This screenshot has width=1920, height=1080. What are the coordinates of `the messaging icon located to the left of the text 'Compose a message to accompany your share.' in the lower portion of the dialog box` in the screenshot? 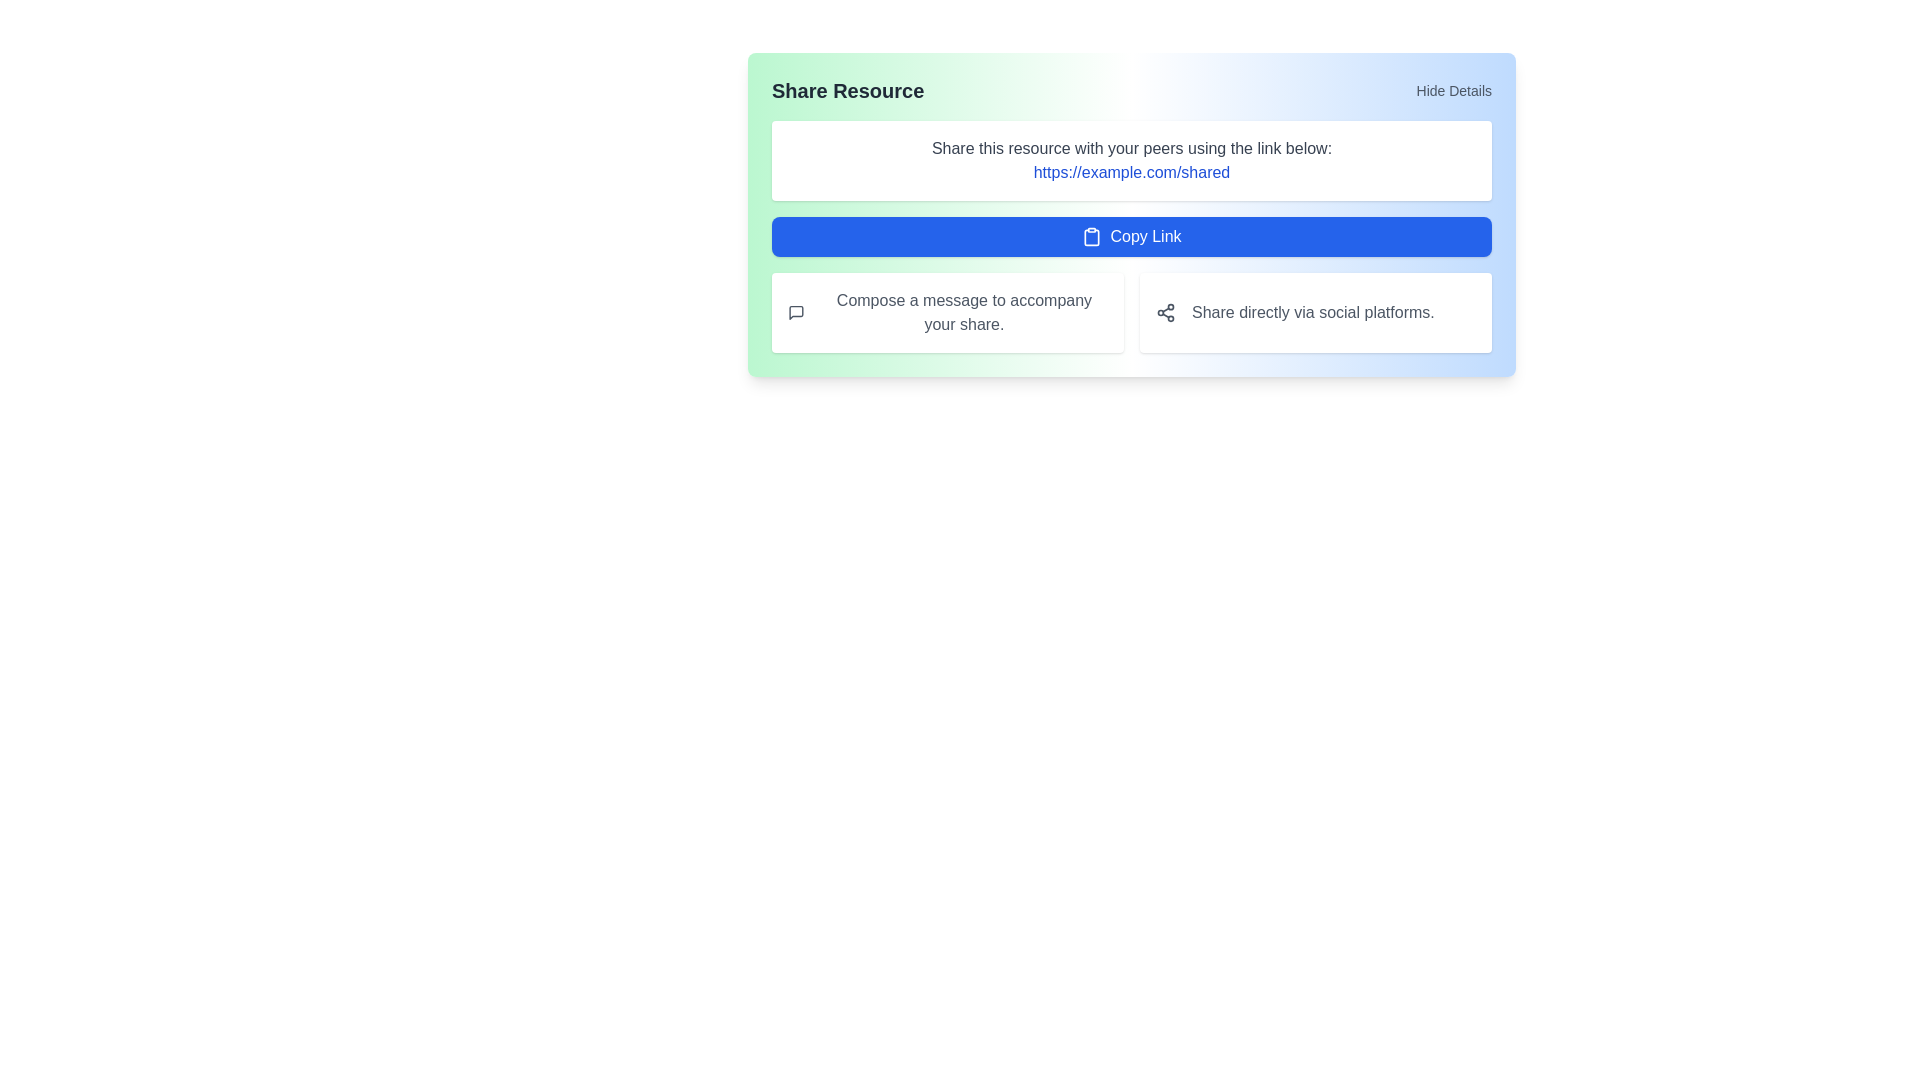 It's located at (795, 312).